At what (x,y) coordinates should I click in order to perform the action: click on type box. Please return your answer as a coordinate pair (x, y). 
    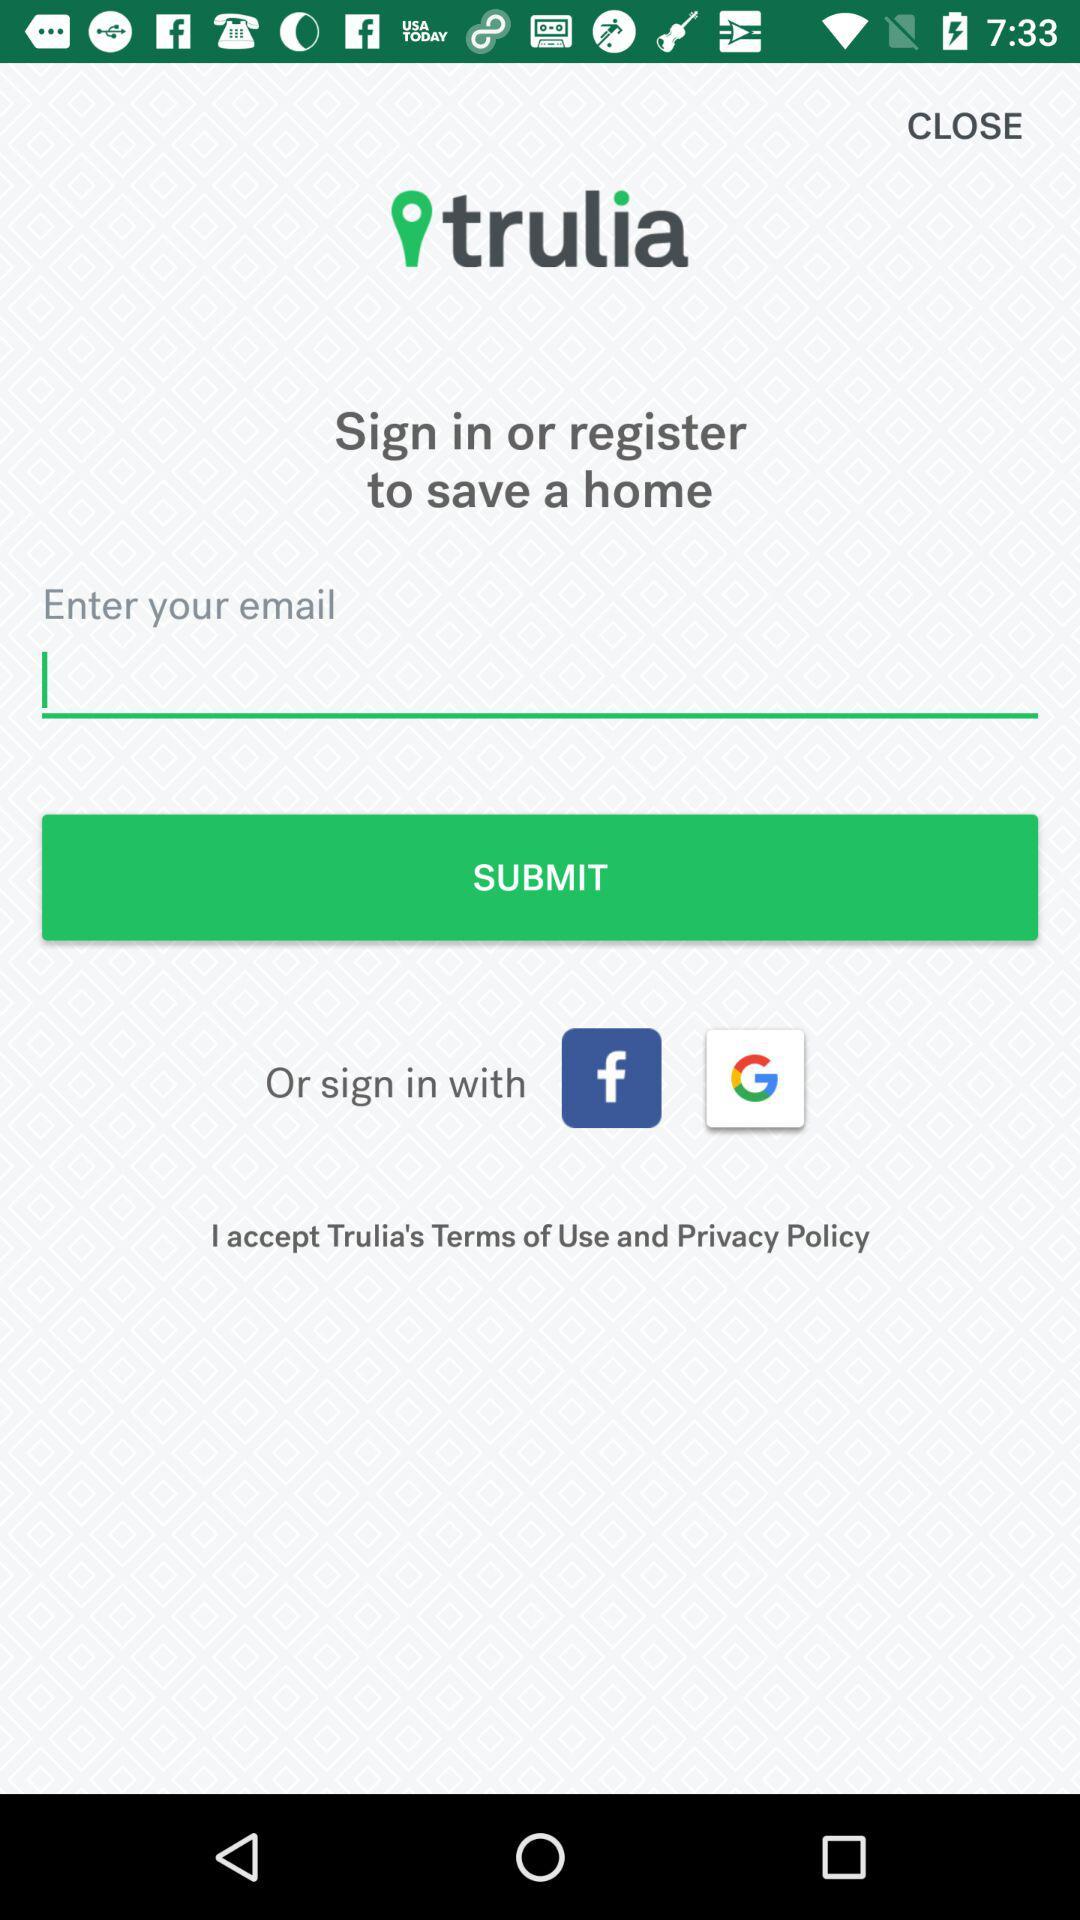
    Looking at the image, I should click on (540, 681).